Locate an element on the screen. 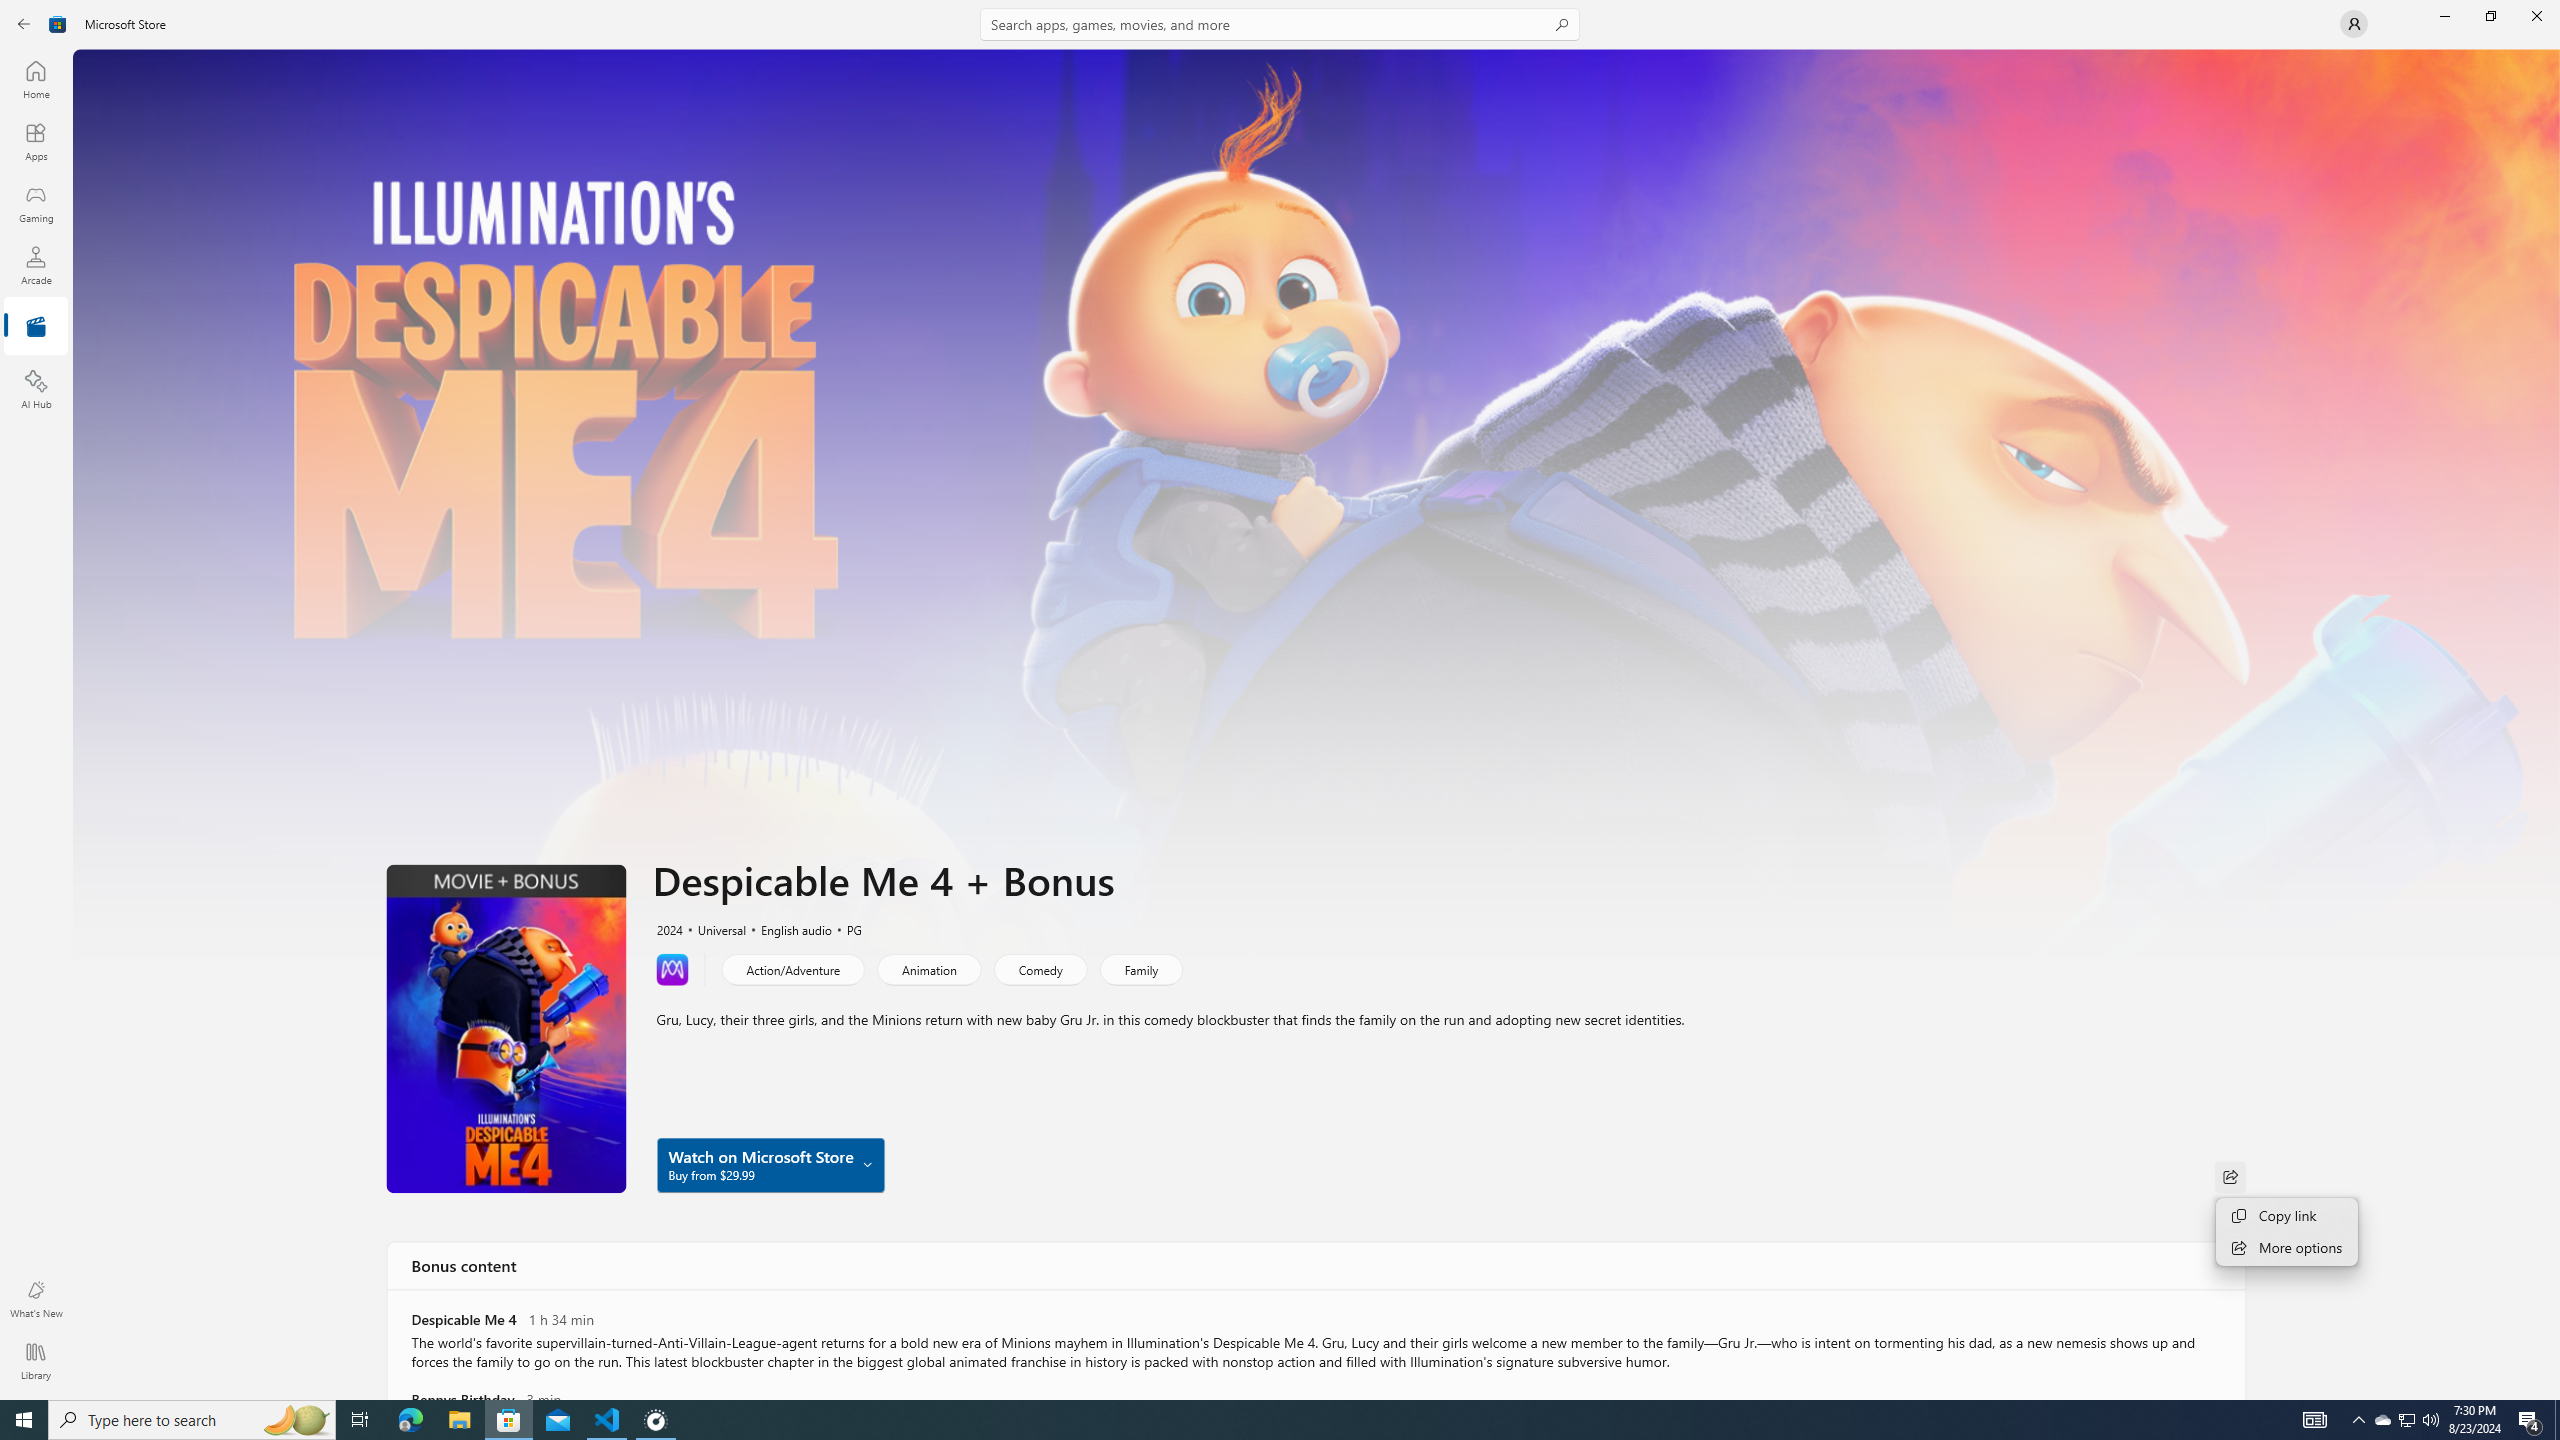 This screenshot has width=2560, height=1440. 'Library' is located at coordinates (34, 1360).